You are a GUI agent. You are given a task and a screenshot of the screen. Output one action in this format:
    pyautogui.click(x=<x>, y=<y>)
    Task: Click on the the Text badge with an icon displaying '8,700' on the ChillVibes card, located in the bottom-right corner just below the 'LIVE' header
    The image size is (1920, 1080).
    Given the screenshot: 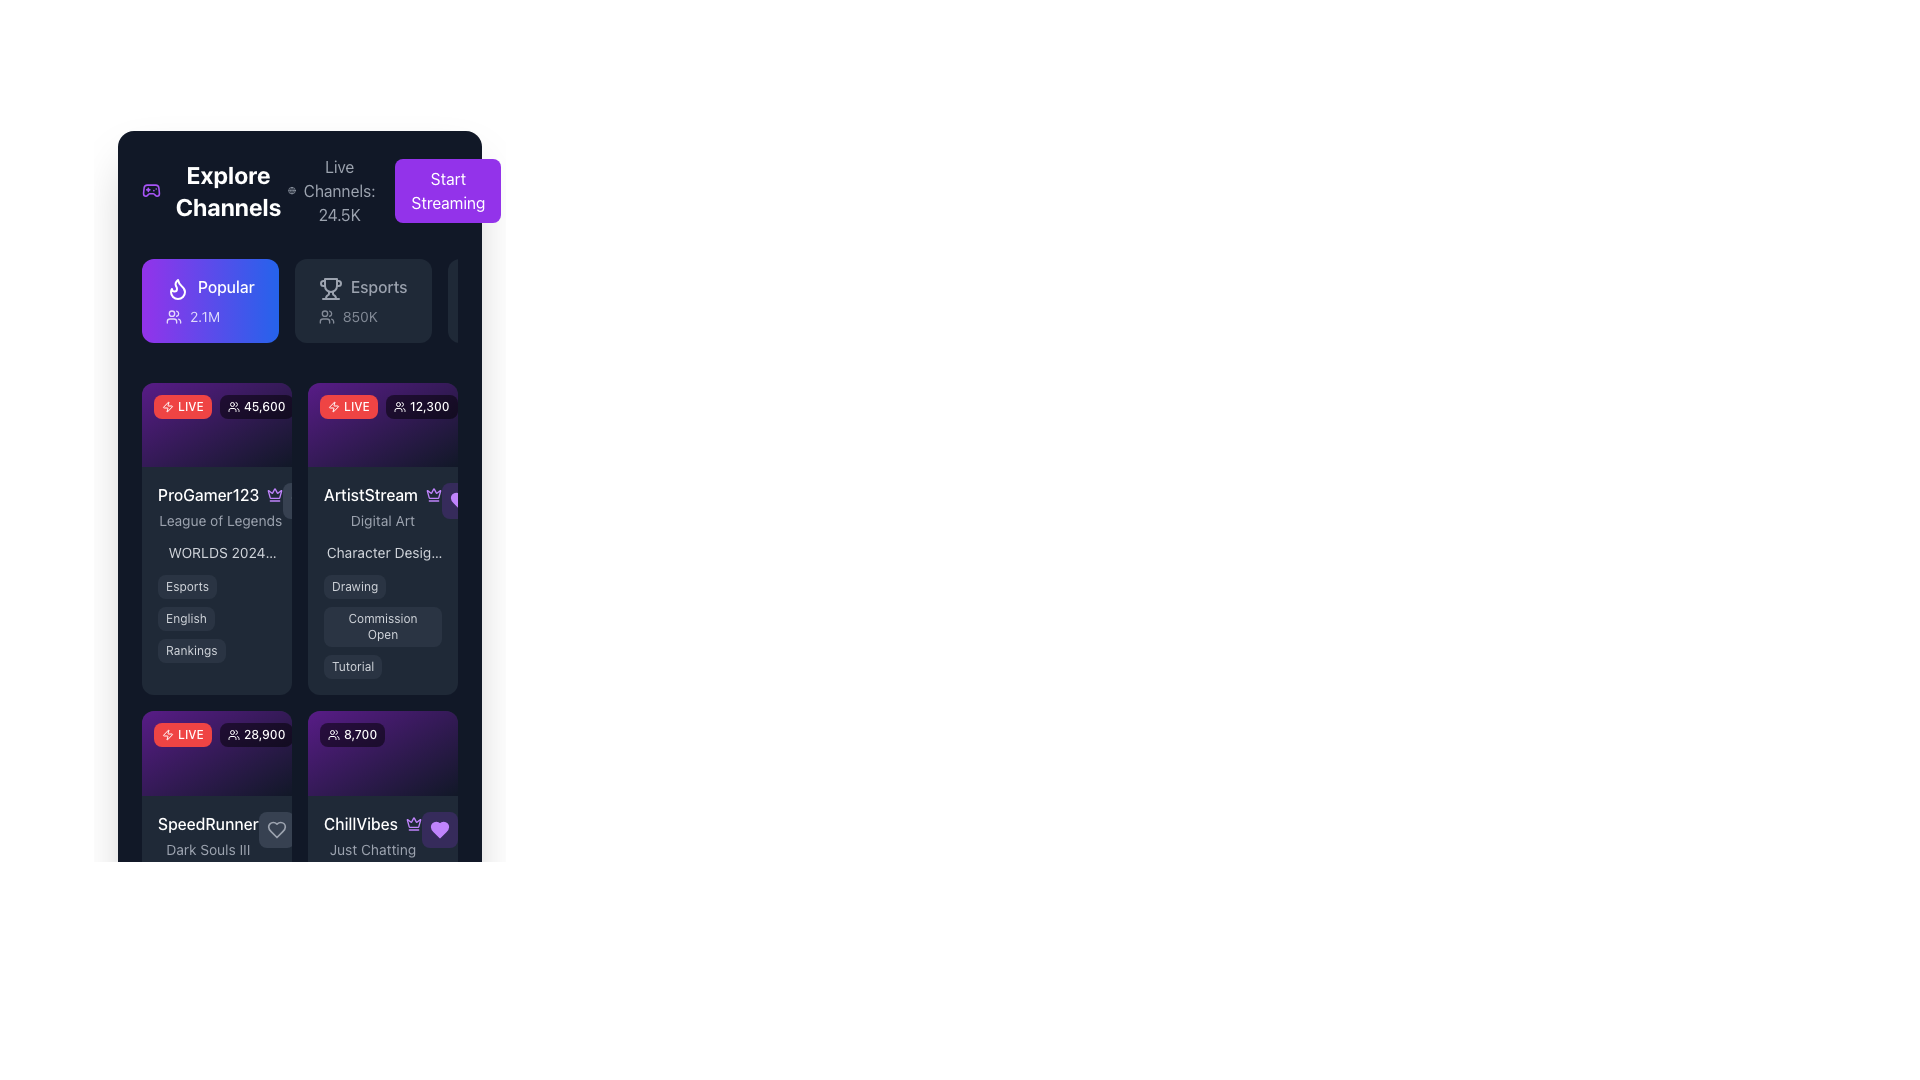 What is the action you would take?
    pyautogui.click(x=352, y=735)
    